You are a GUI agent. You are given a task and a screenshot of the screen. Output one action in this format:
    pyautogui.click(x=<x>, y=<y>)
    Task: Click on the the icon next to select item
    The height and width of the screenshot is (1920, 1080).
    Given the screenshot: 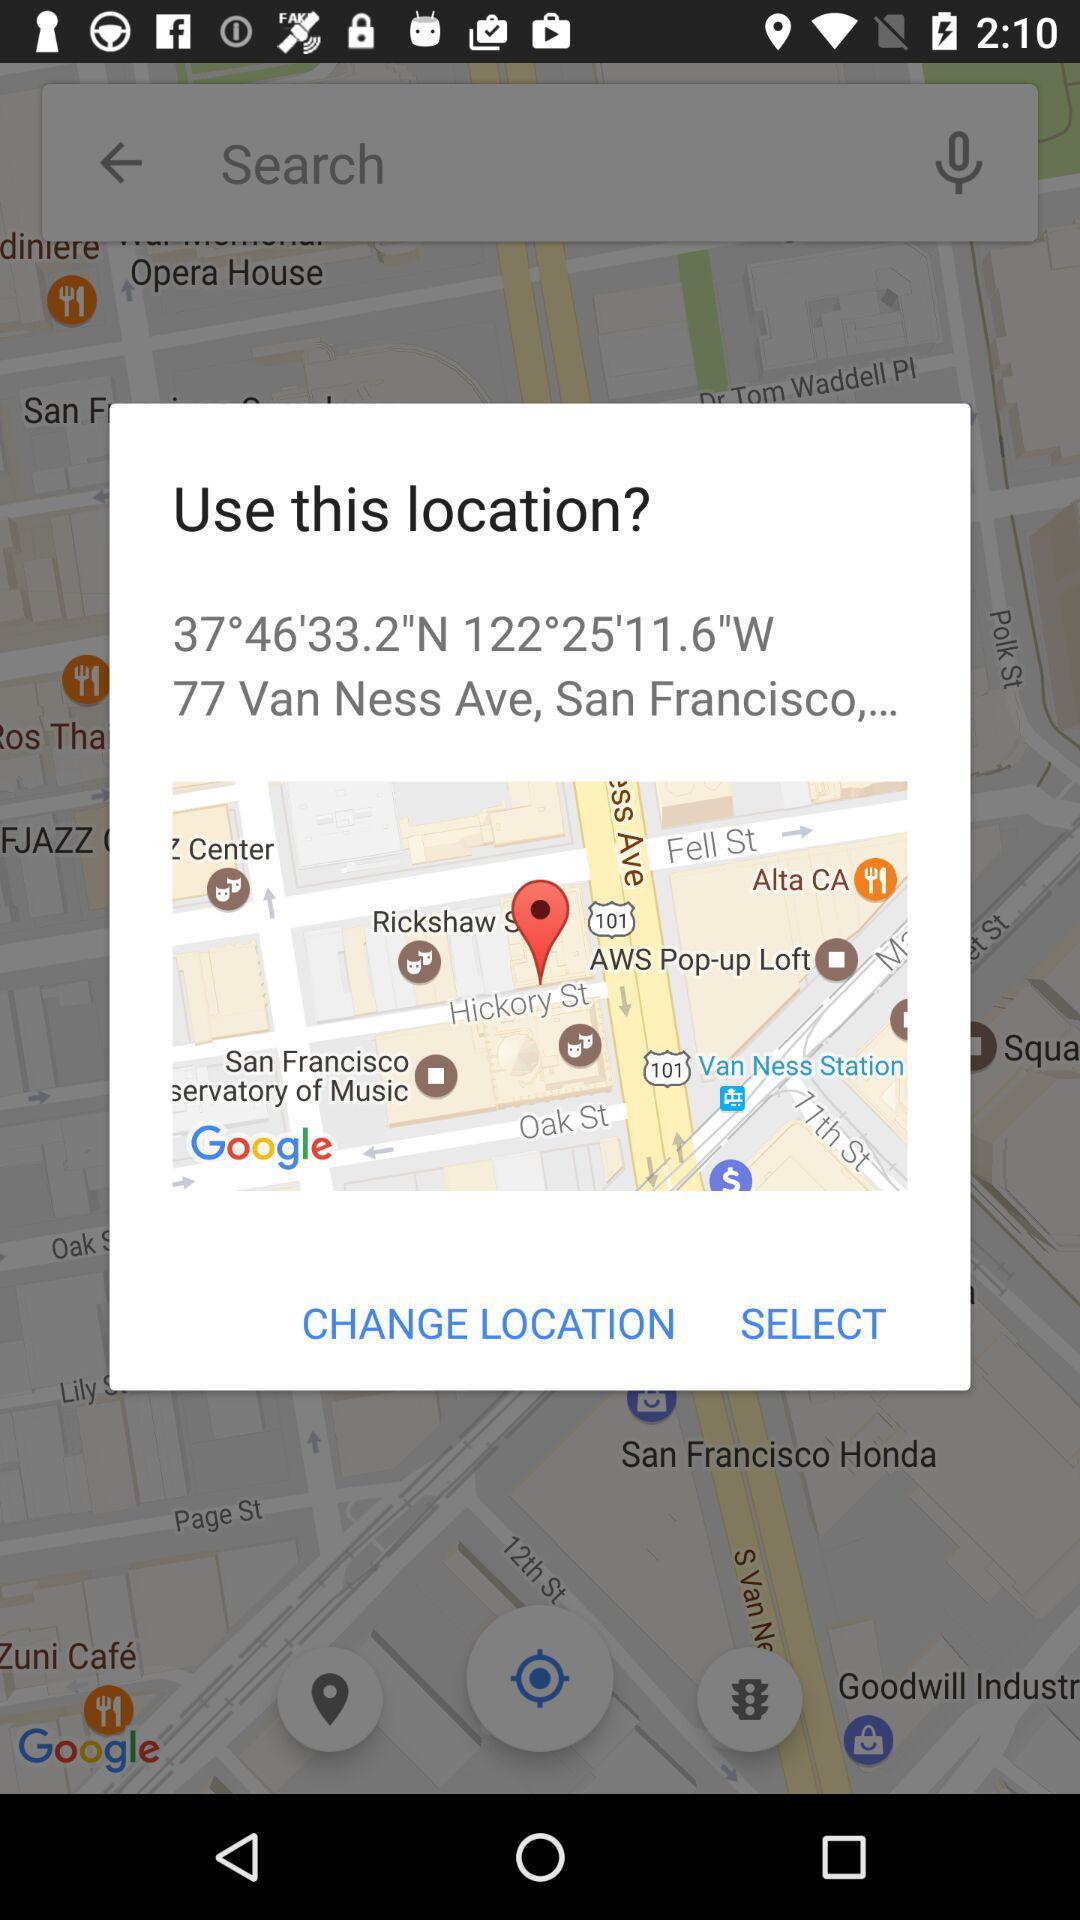 What is the action you would take?
    pyautogui.click(x=489, y=1322)
    